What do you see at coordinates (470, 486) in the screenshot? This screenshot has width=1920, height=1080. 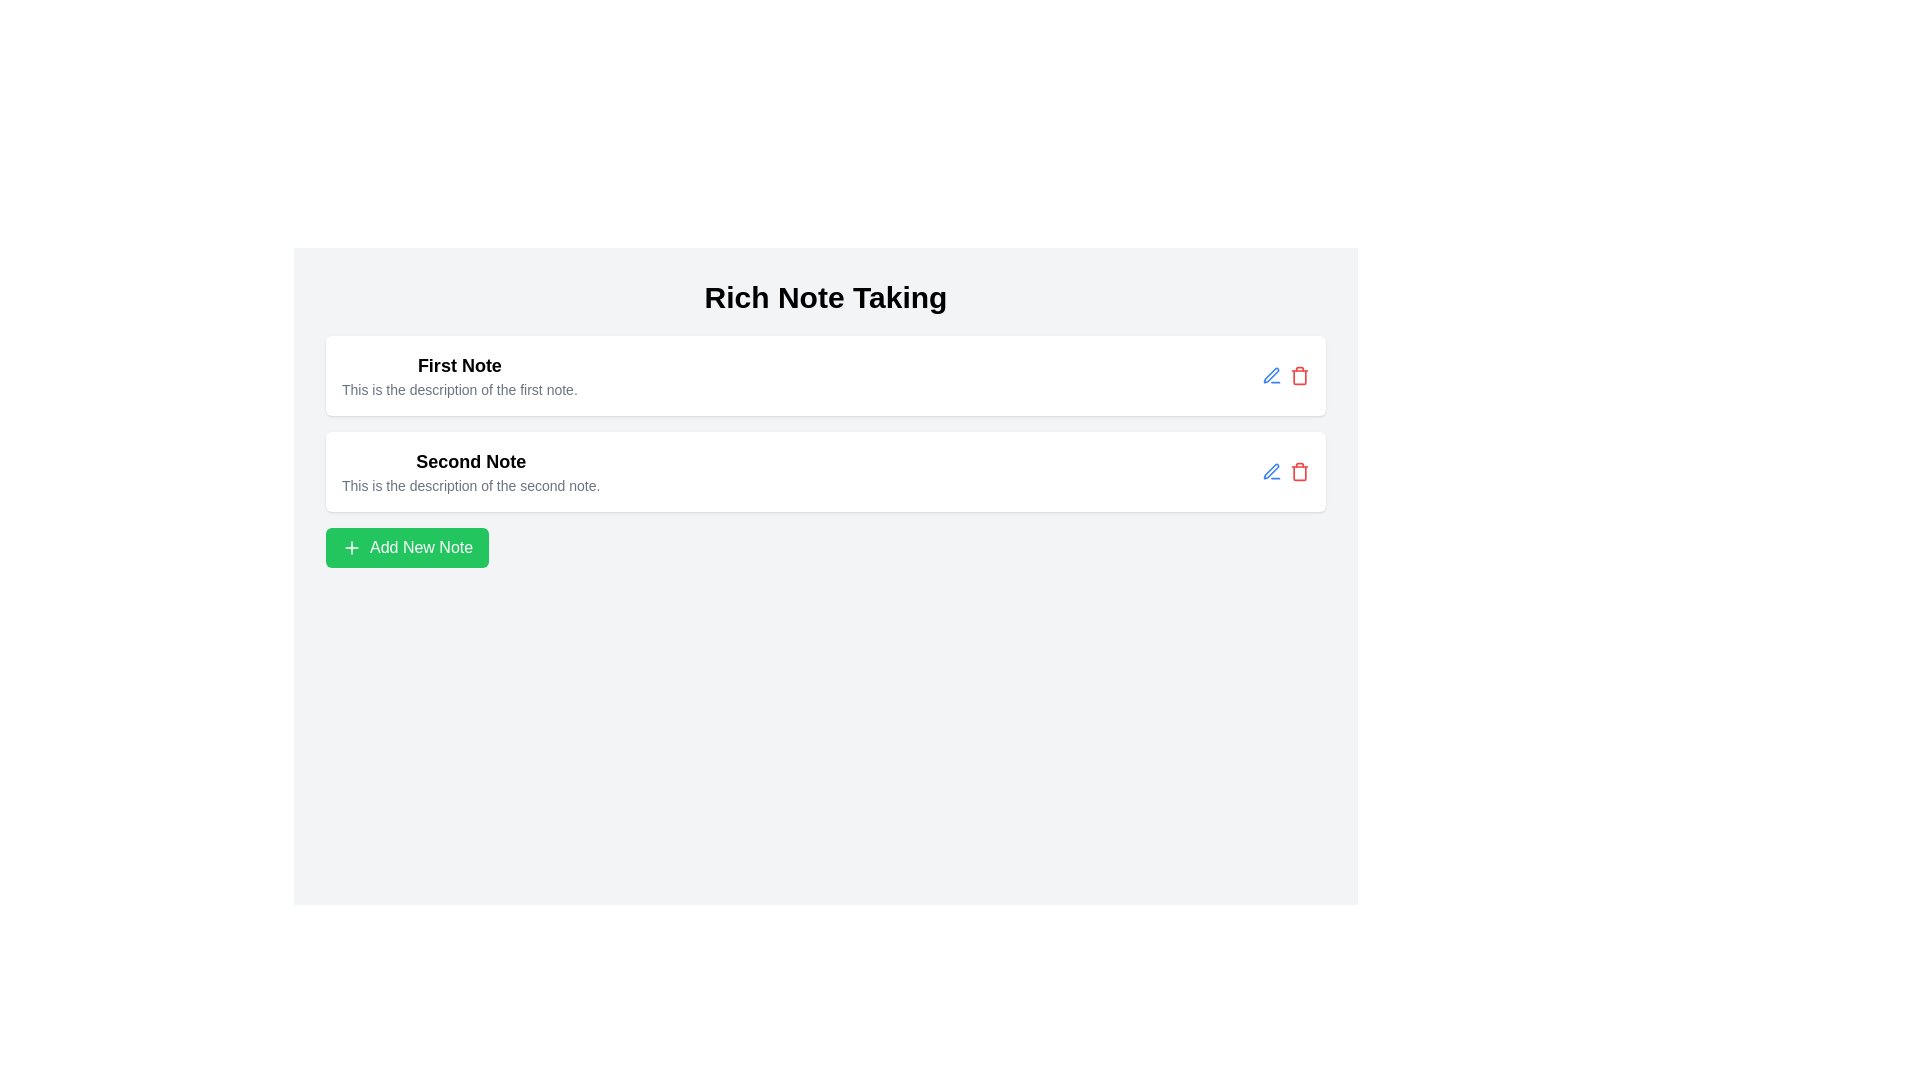 I see `the static text label displaying 'This is the description of the second note.' which is positioned below the title 'Second Note' in the note-taking interface` at bounding box center [470, 486].